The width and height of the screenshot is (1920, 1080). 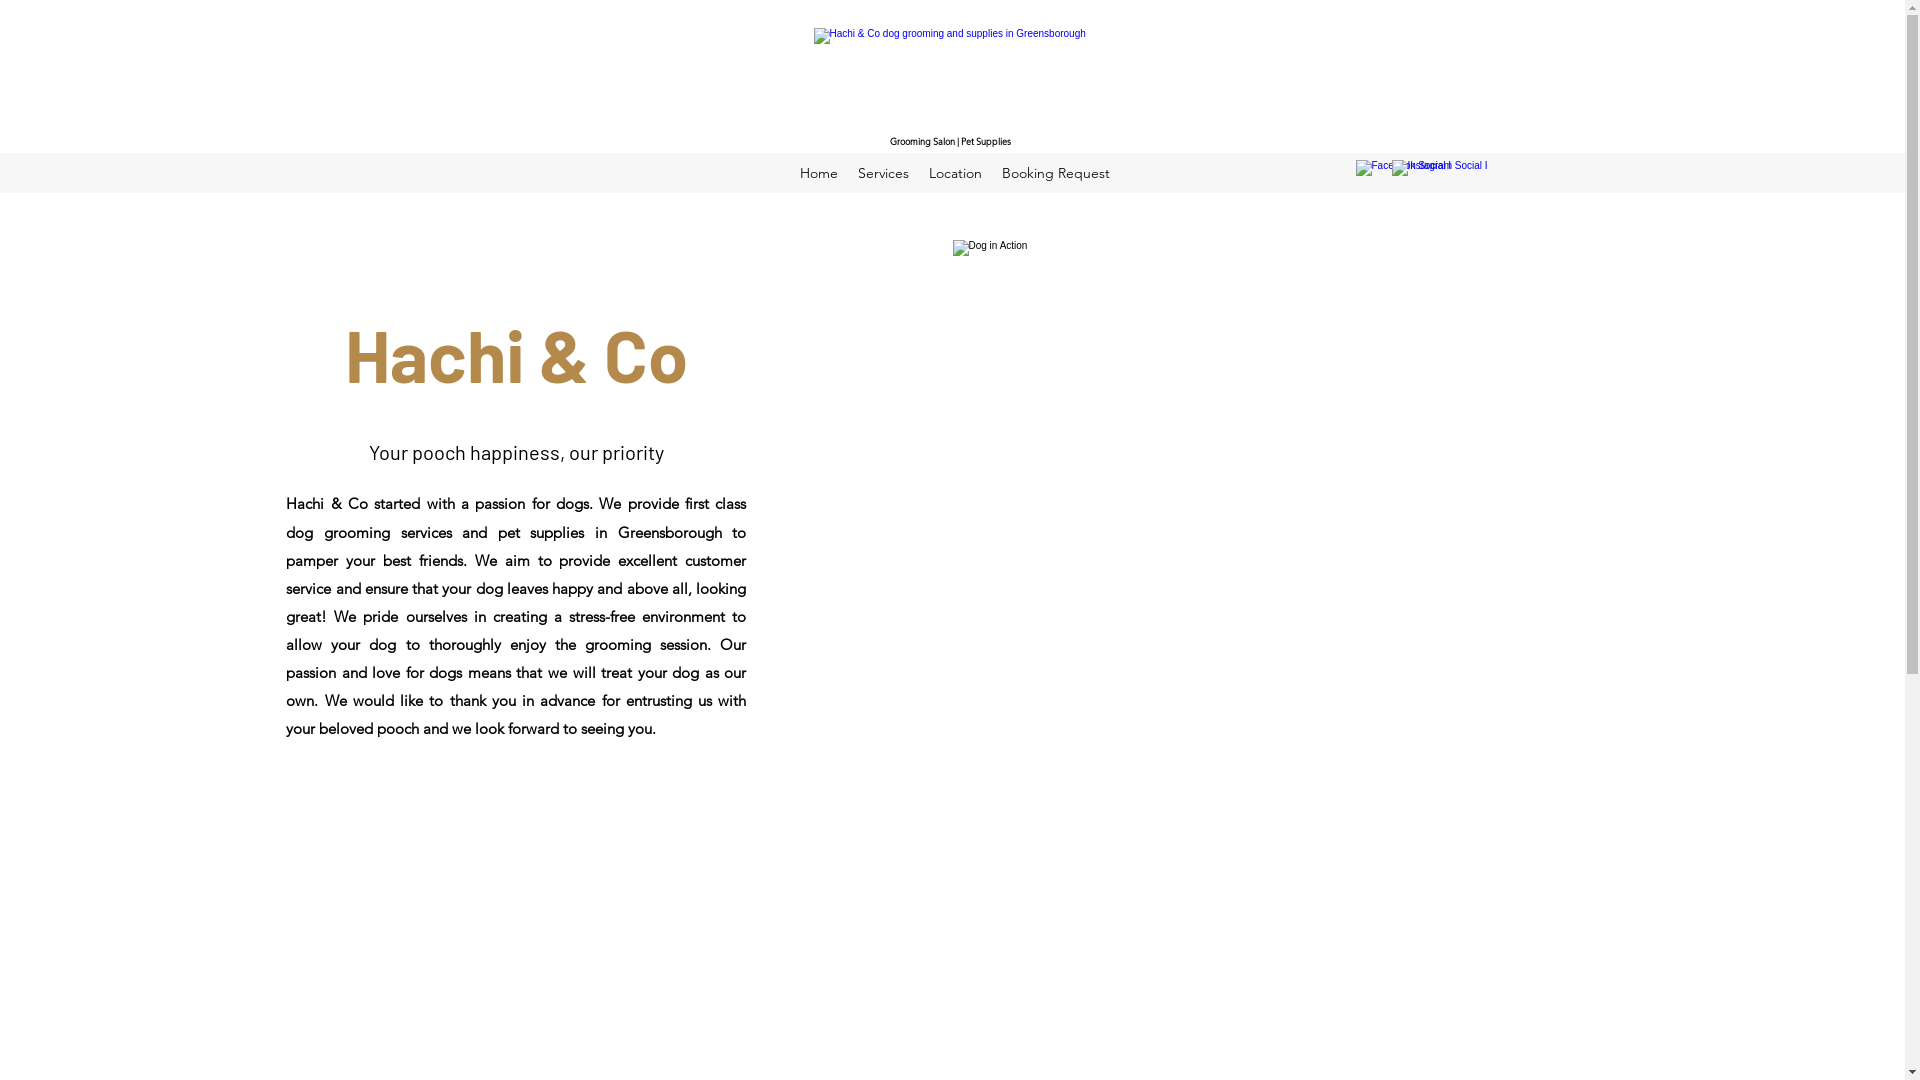 What do you see at coordinates (916, 172) in the screenshot?
I see `'Location'` at bounding box center [916, 172].